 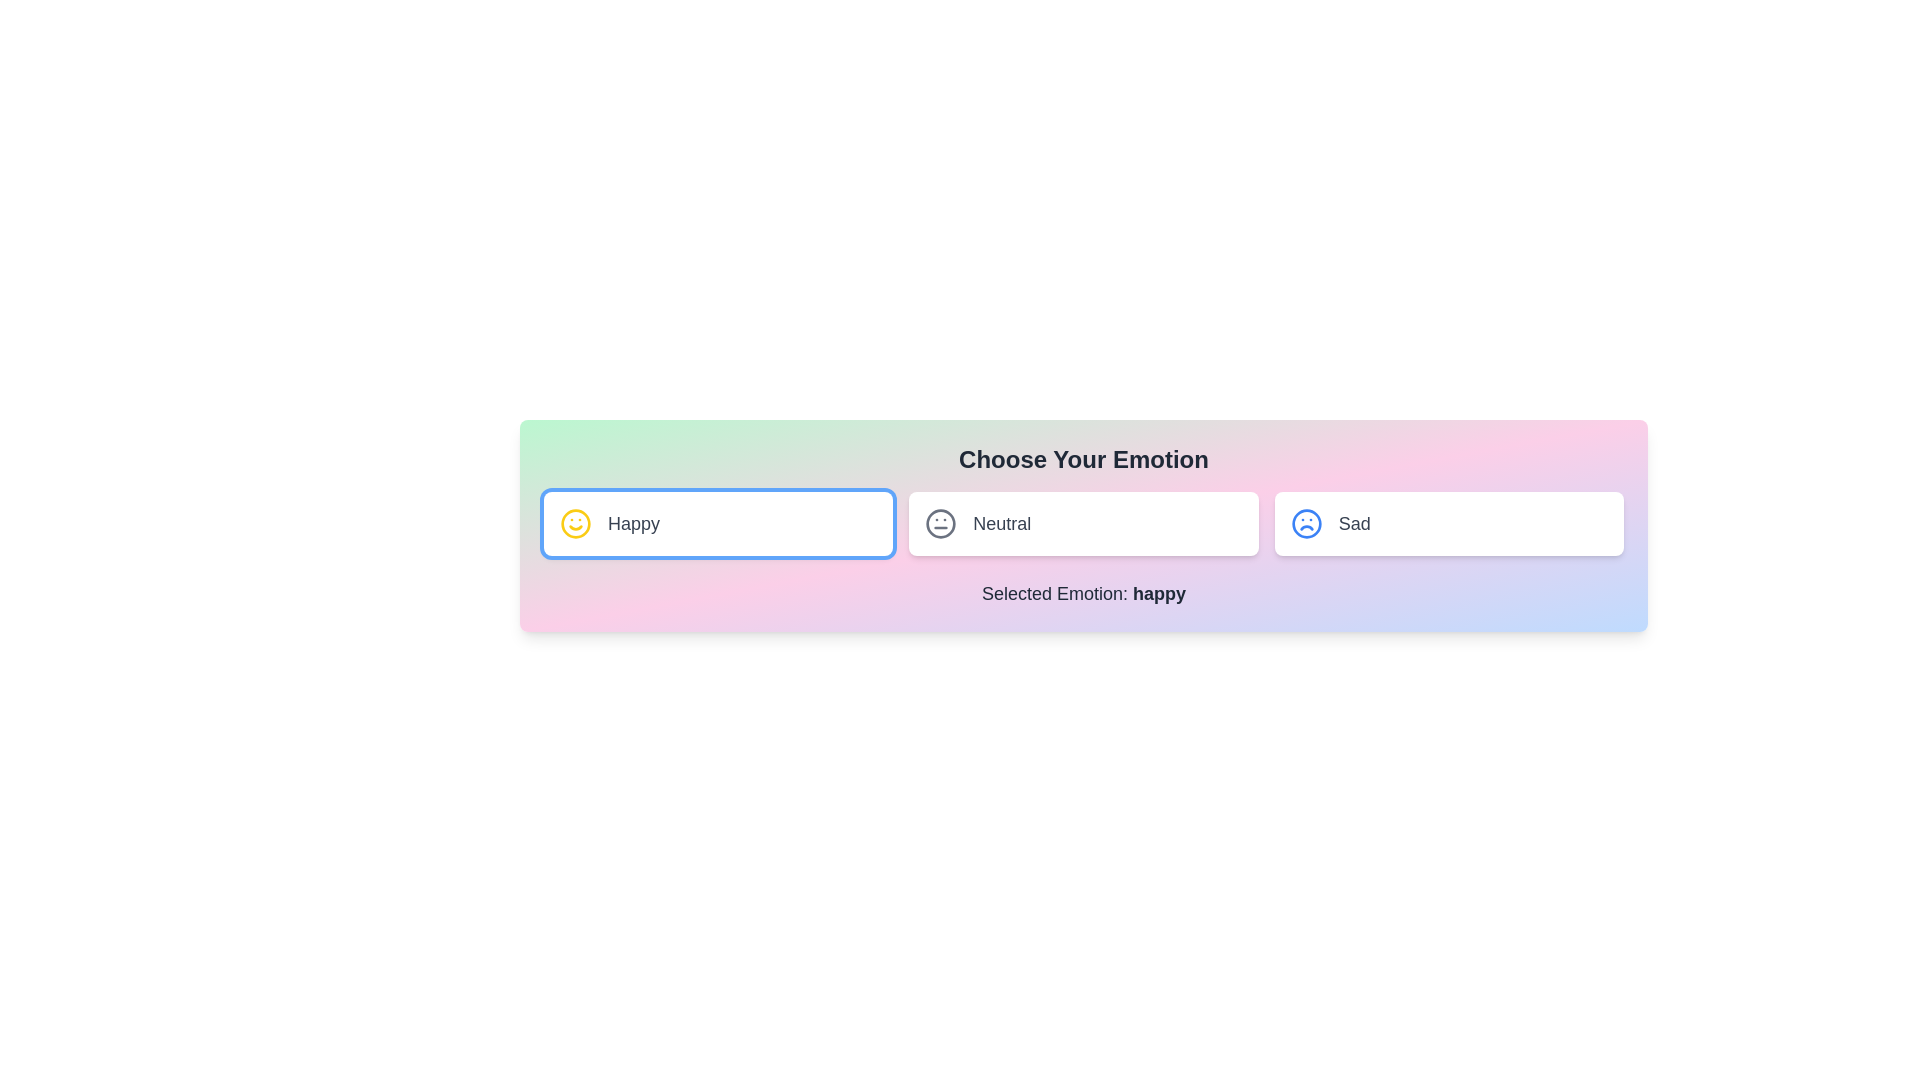 I want to click on the 'Neutral' emotion text label, which is located to the right of the neutral face emoji icon and is the second option among three horizontal emotion choices, so click(x=1002, y=523).